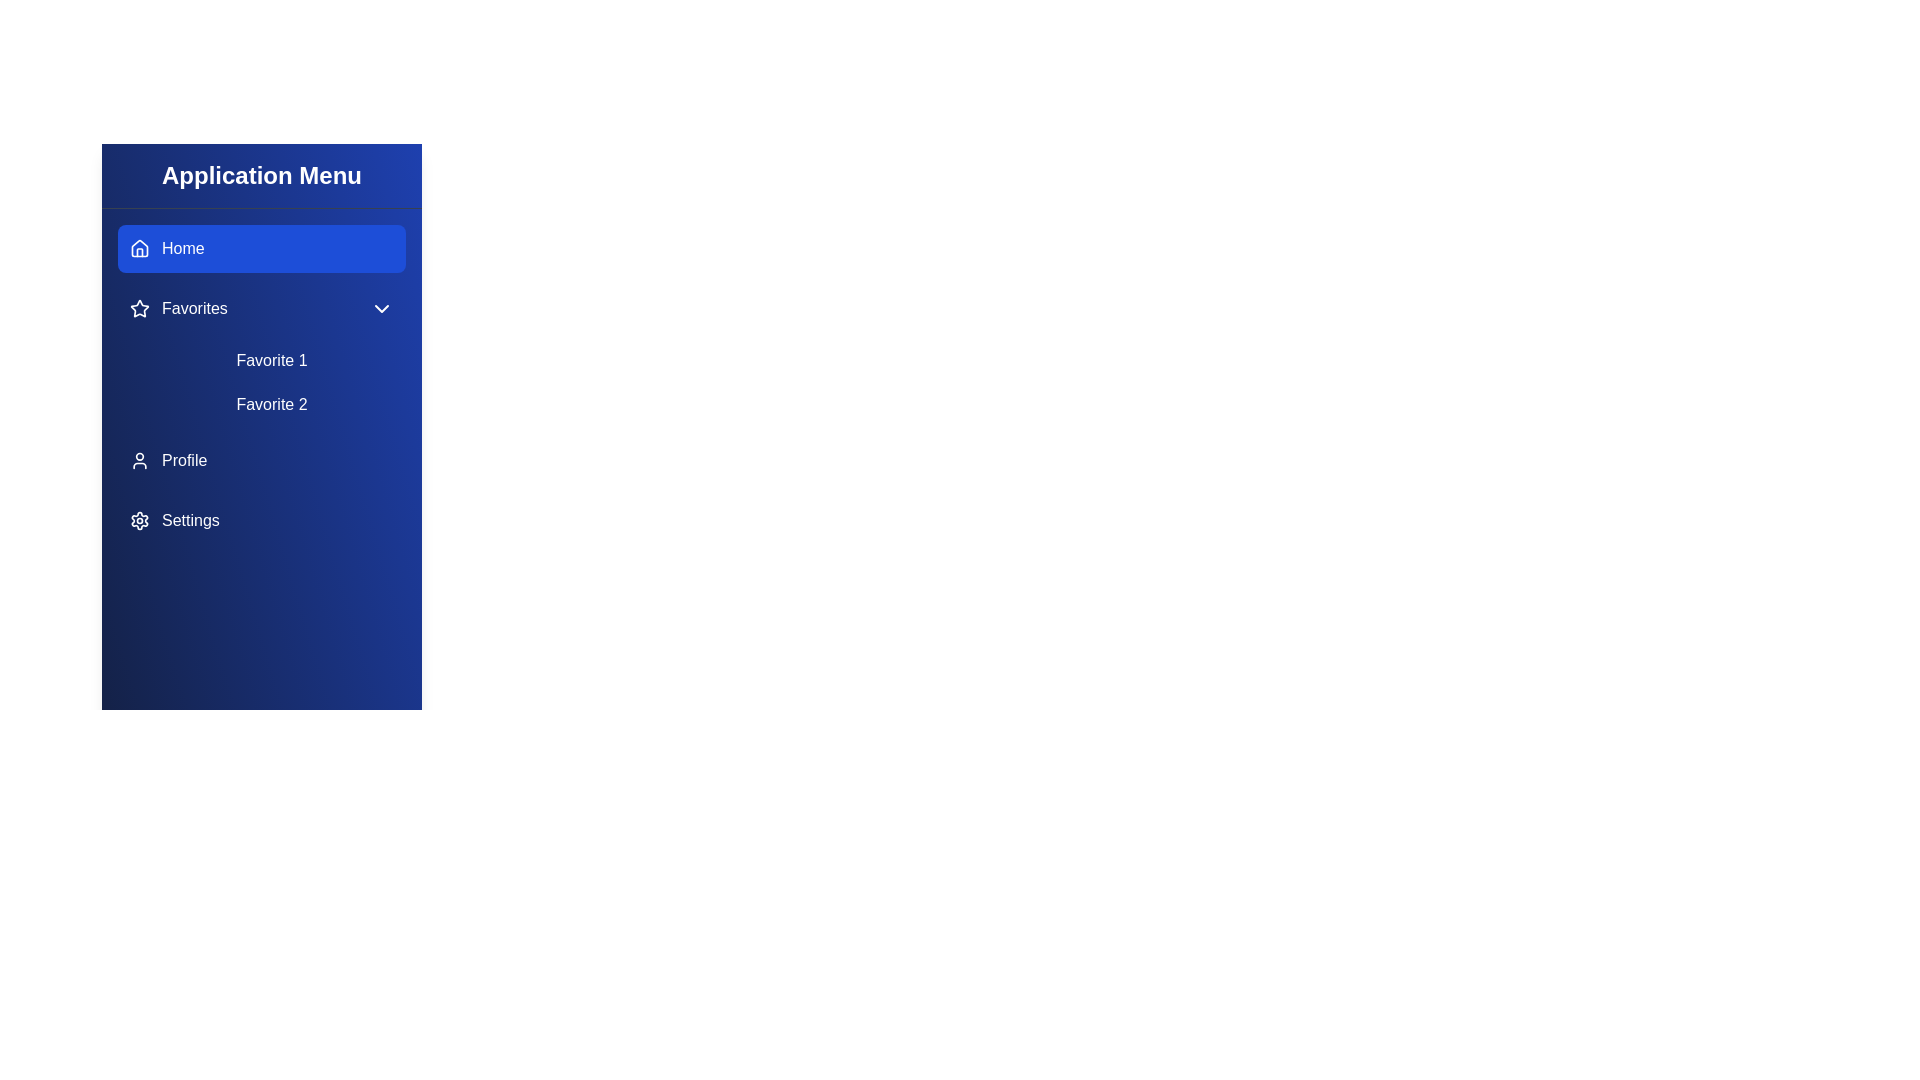 This screenshot has height=1080, width=1920. What do you see at coordinates (178, 308) in the screenshot?
I see `the 'Favorites' navigation link located below the 'Home' menu option in the sidebar` at bounding box center [178, 308].